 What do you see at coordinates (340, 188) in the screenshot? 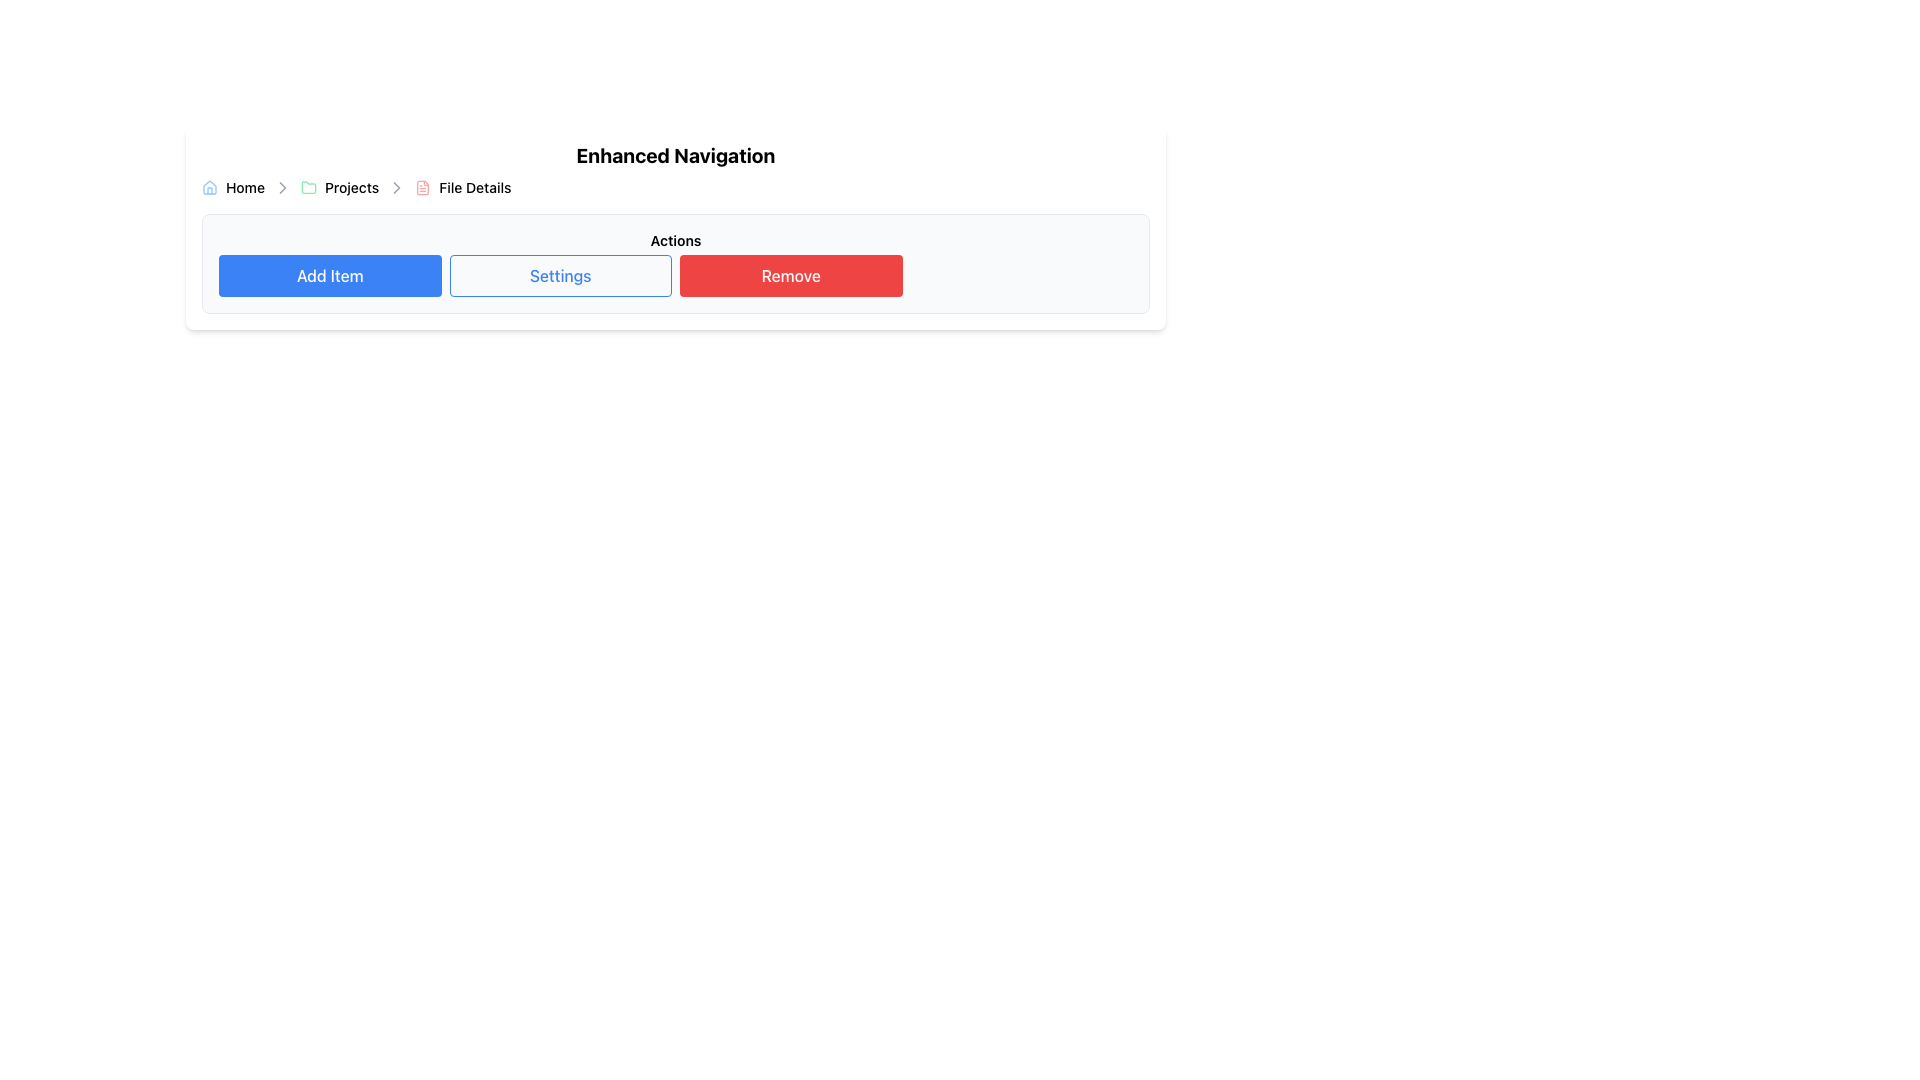
I see `the 'Projects' text label in the breadcrumb navigation bar` at bounding box center [340, 188].